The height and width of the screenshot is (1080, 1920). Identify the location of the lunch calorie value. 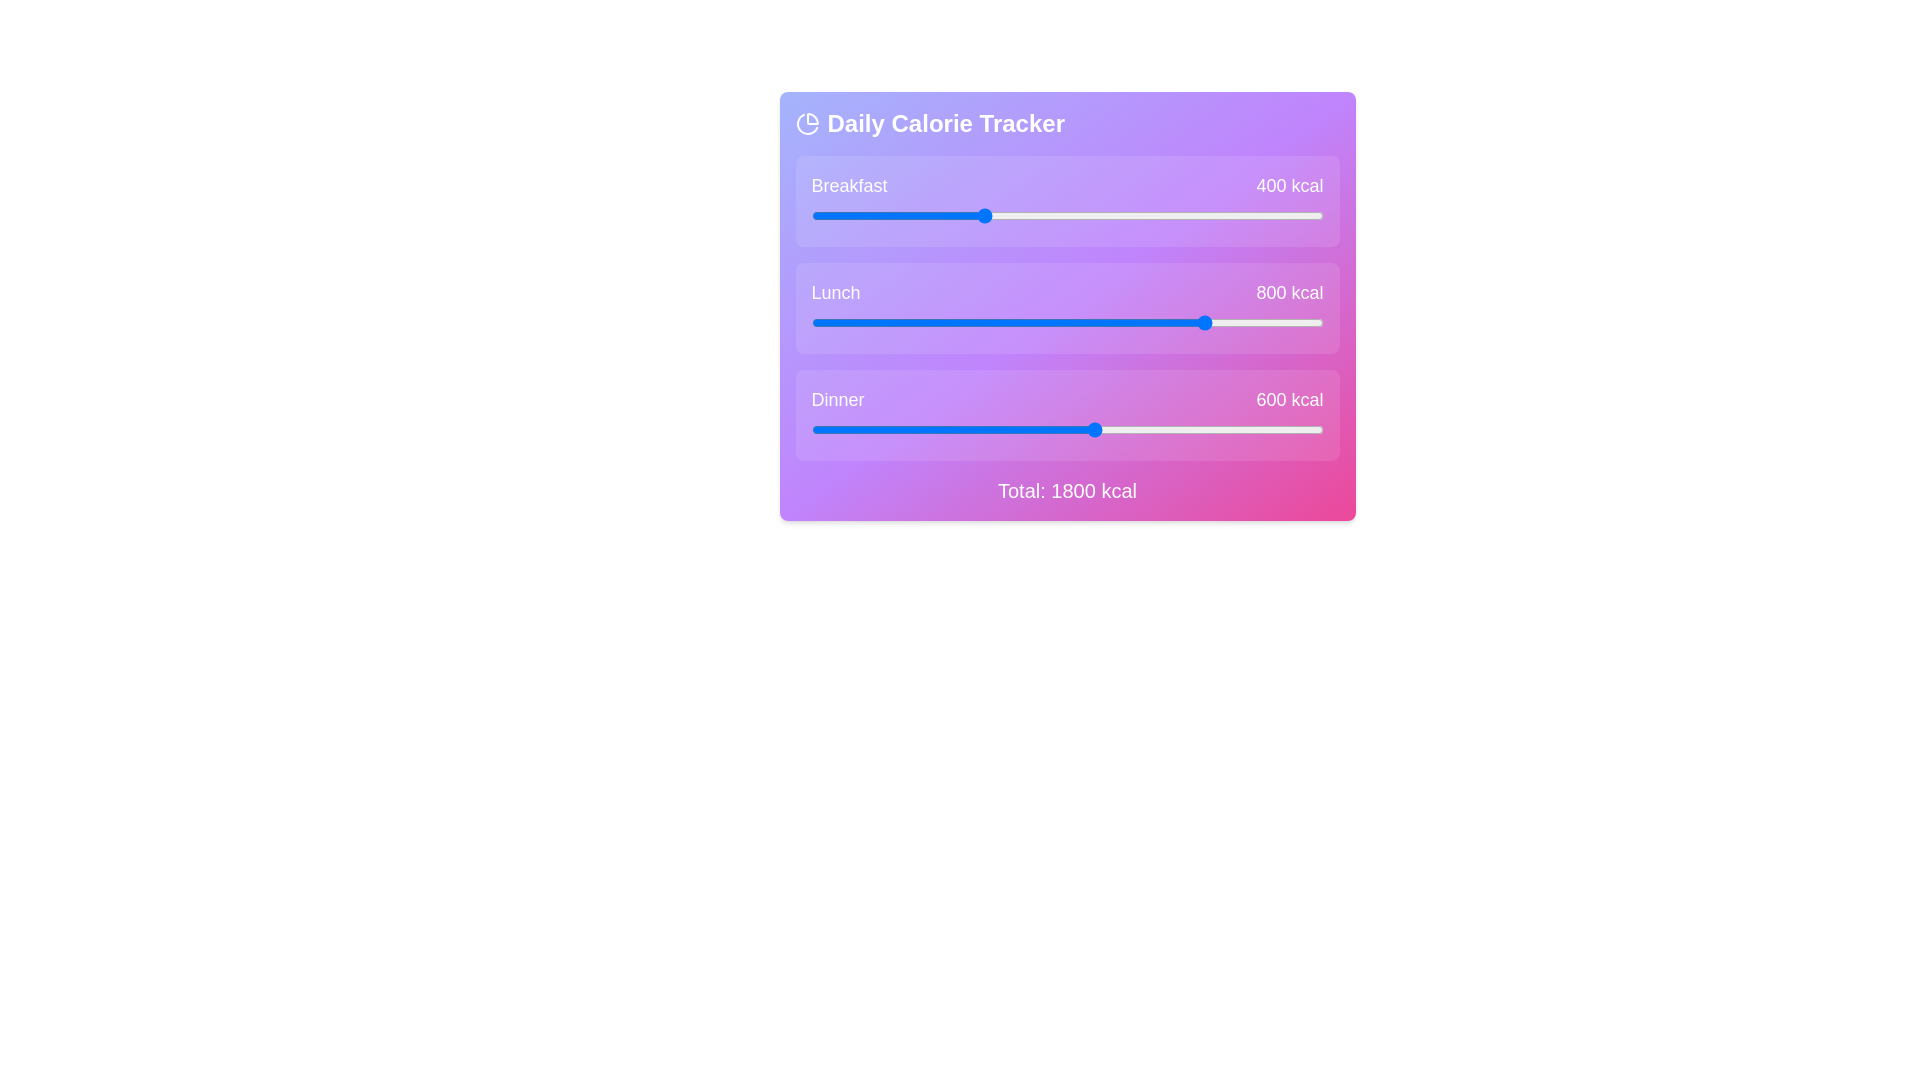
(914, 322).